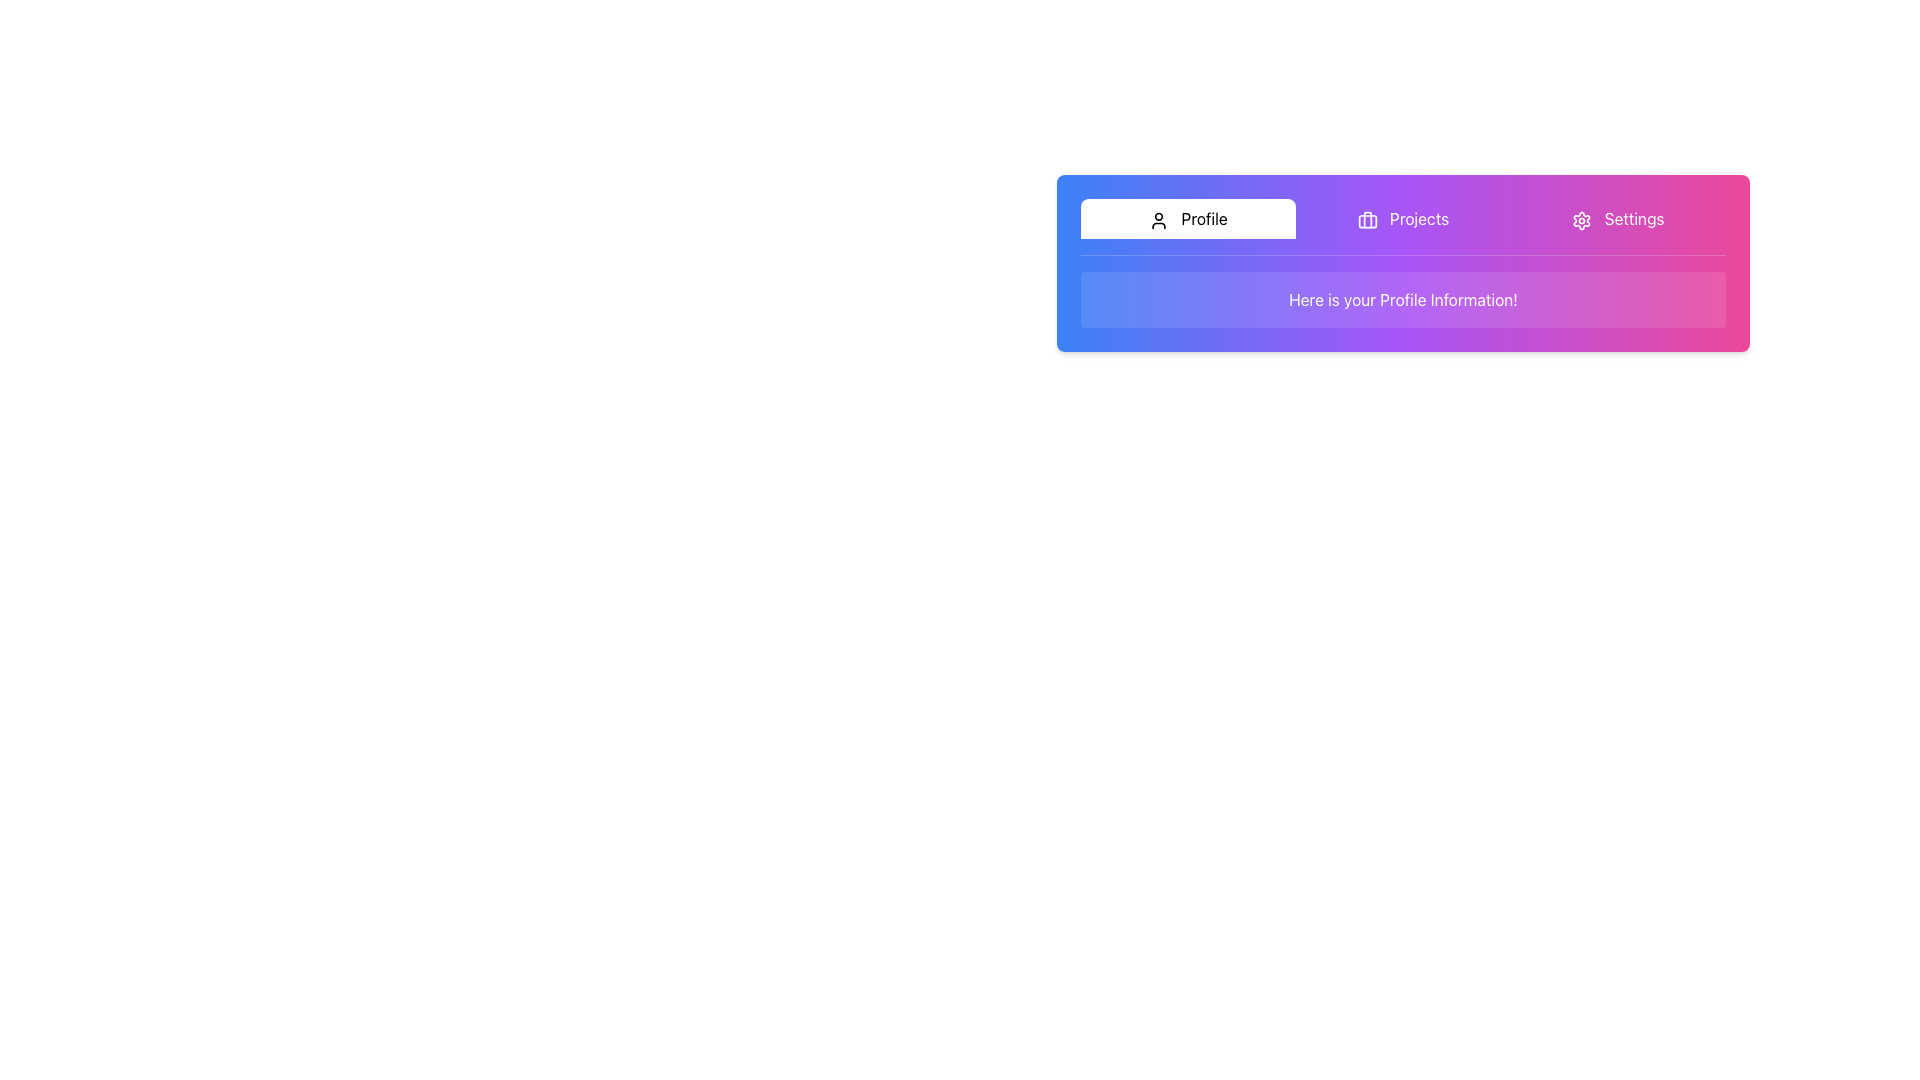 The height and width of the screenshot is (1080, 1920). Describe the element at coordinates (1188, 219) in the screenshot. I see `the 'Profile' button, which is a rectangular button with a user silhouette icon and black text on a white background, located at the top section of the interface in a horizontal menu bar` at that location.